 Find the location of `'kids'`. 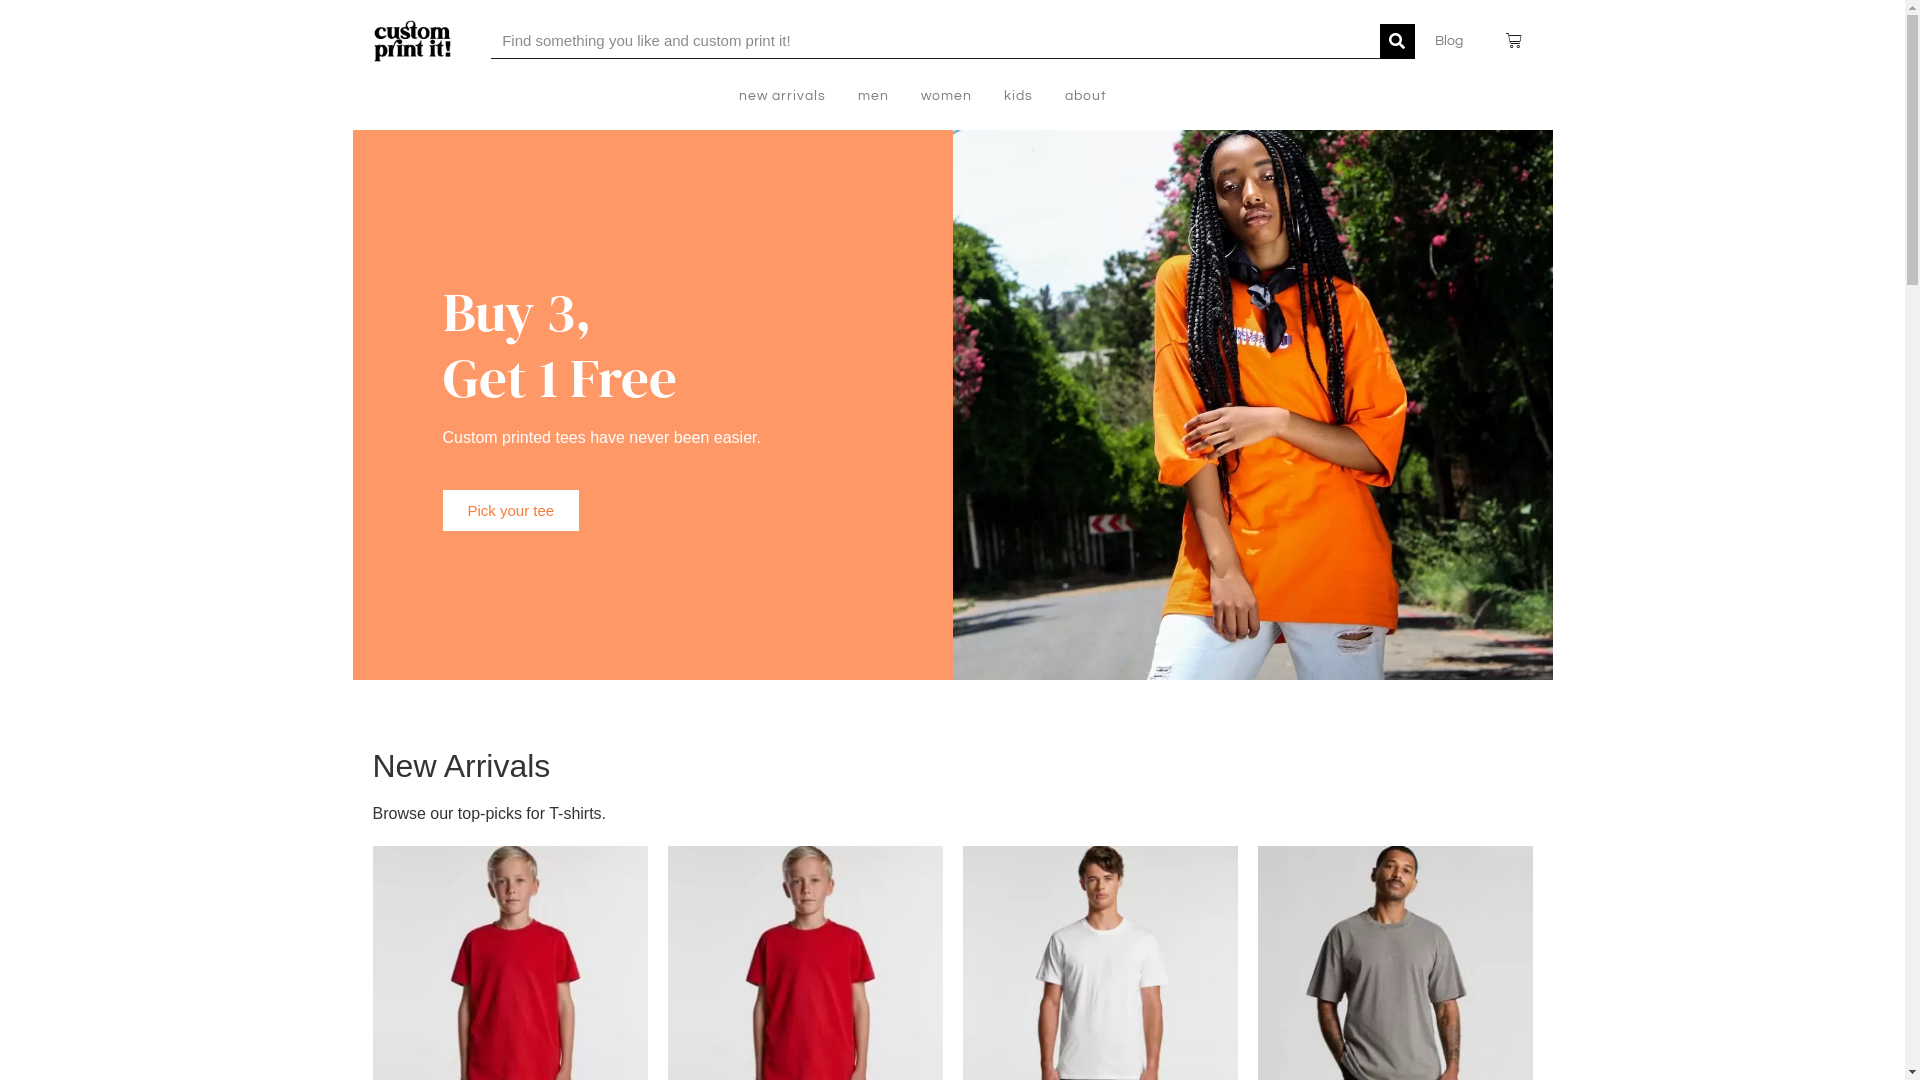

'kids' is located at coordinates (1003, 96).